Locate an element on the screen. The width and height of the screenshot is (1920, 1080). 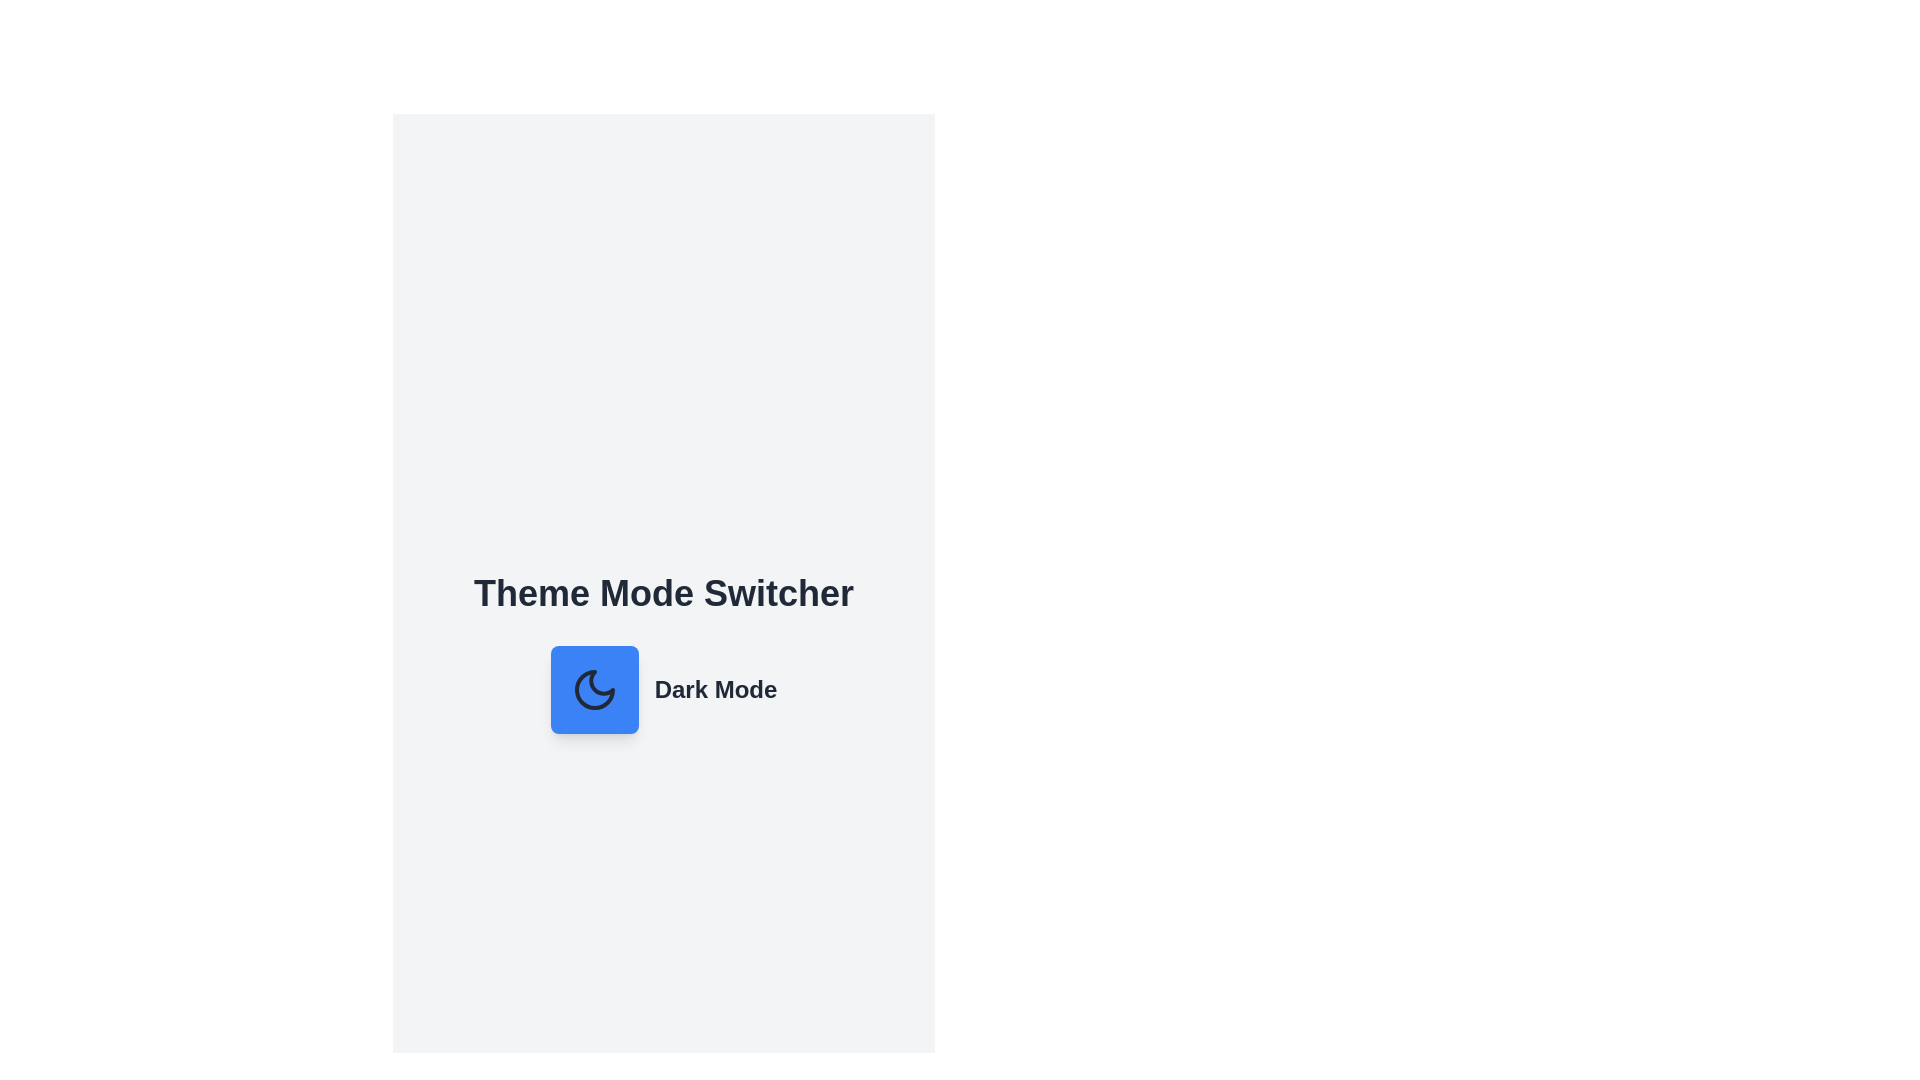
the ThemeToggleButton to toggle the theme is located at coordinates (593, 689).